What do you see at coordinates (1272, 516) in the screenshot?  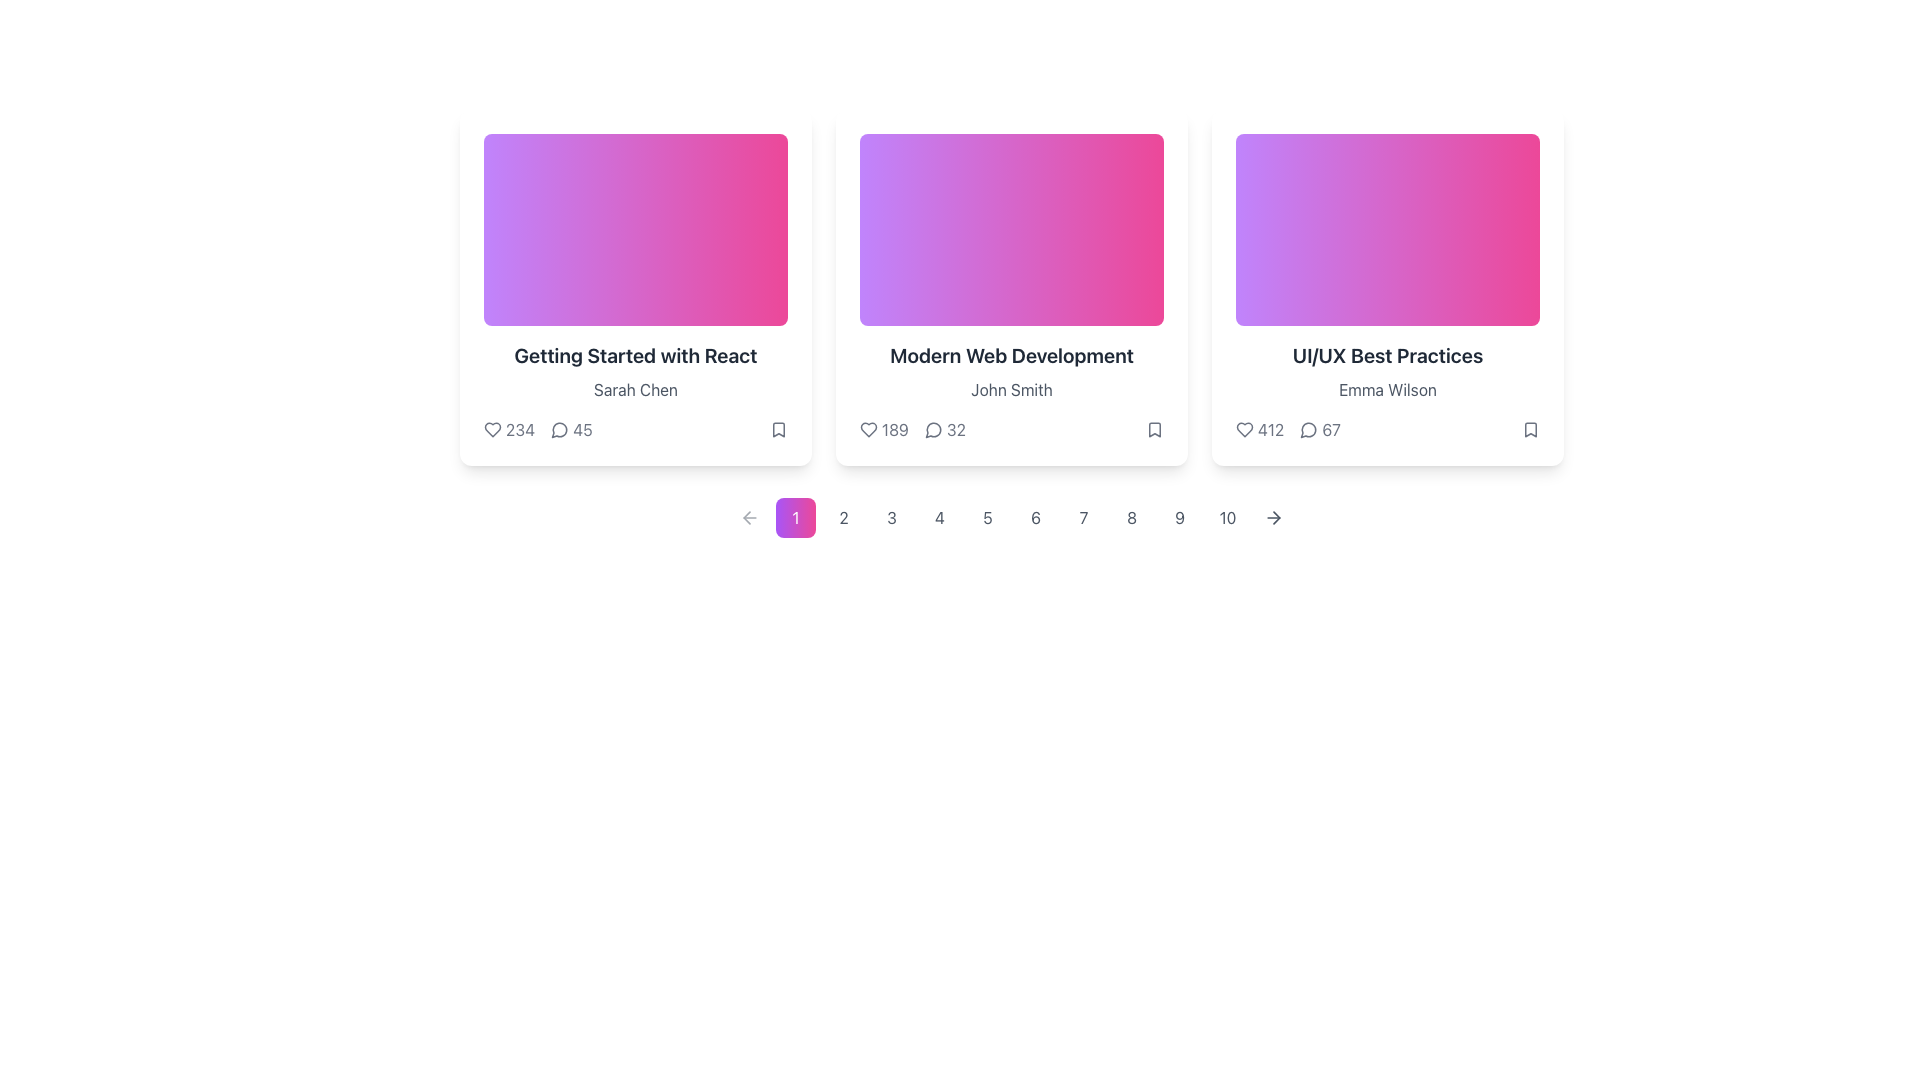 I see `the forward navigation button located to the right of the number '10' in the pagination control bar` at bounding box center [1272, 516].